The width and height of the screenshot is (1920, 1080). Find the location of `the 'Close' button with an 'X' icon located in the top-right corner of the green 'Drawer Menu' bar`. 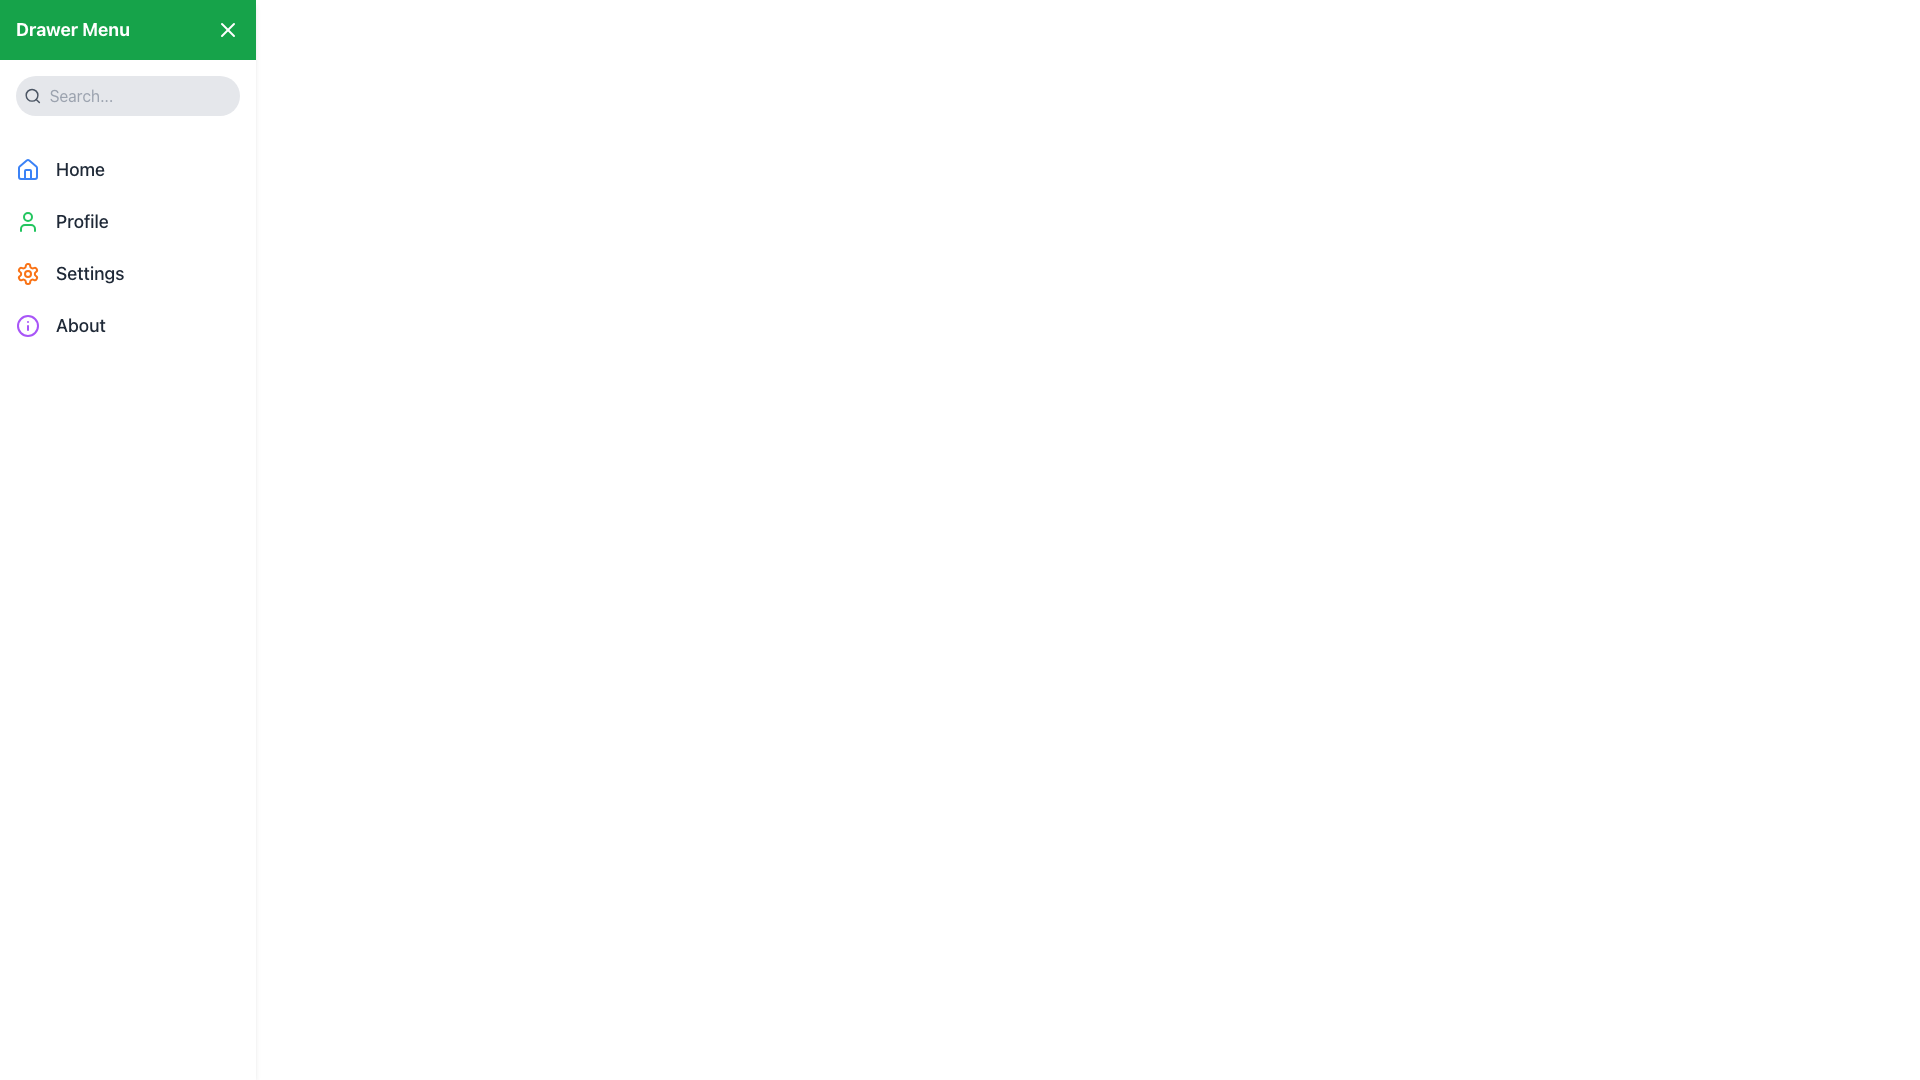

the 'Close' button with an 'X' icon located in the top-right corner of the green 'Drawer Menu' bar is located at coordinates (227, 30).